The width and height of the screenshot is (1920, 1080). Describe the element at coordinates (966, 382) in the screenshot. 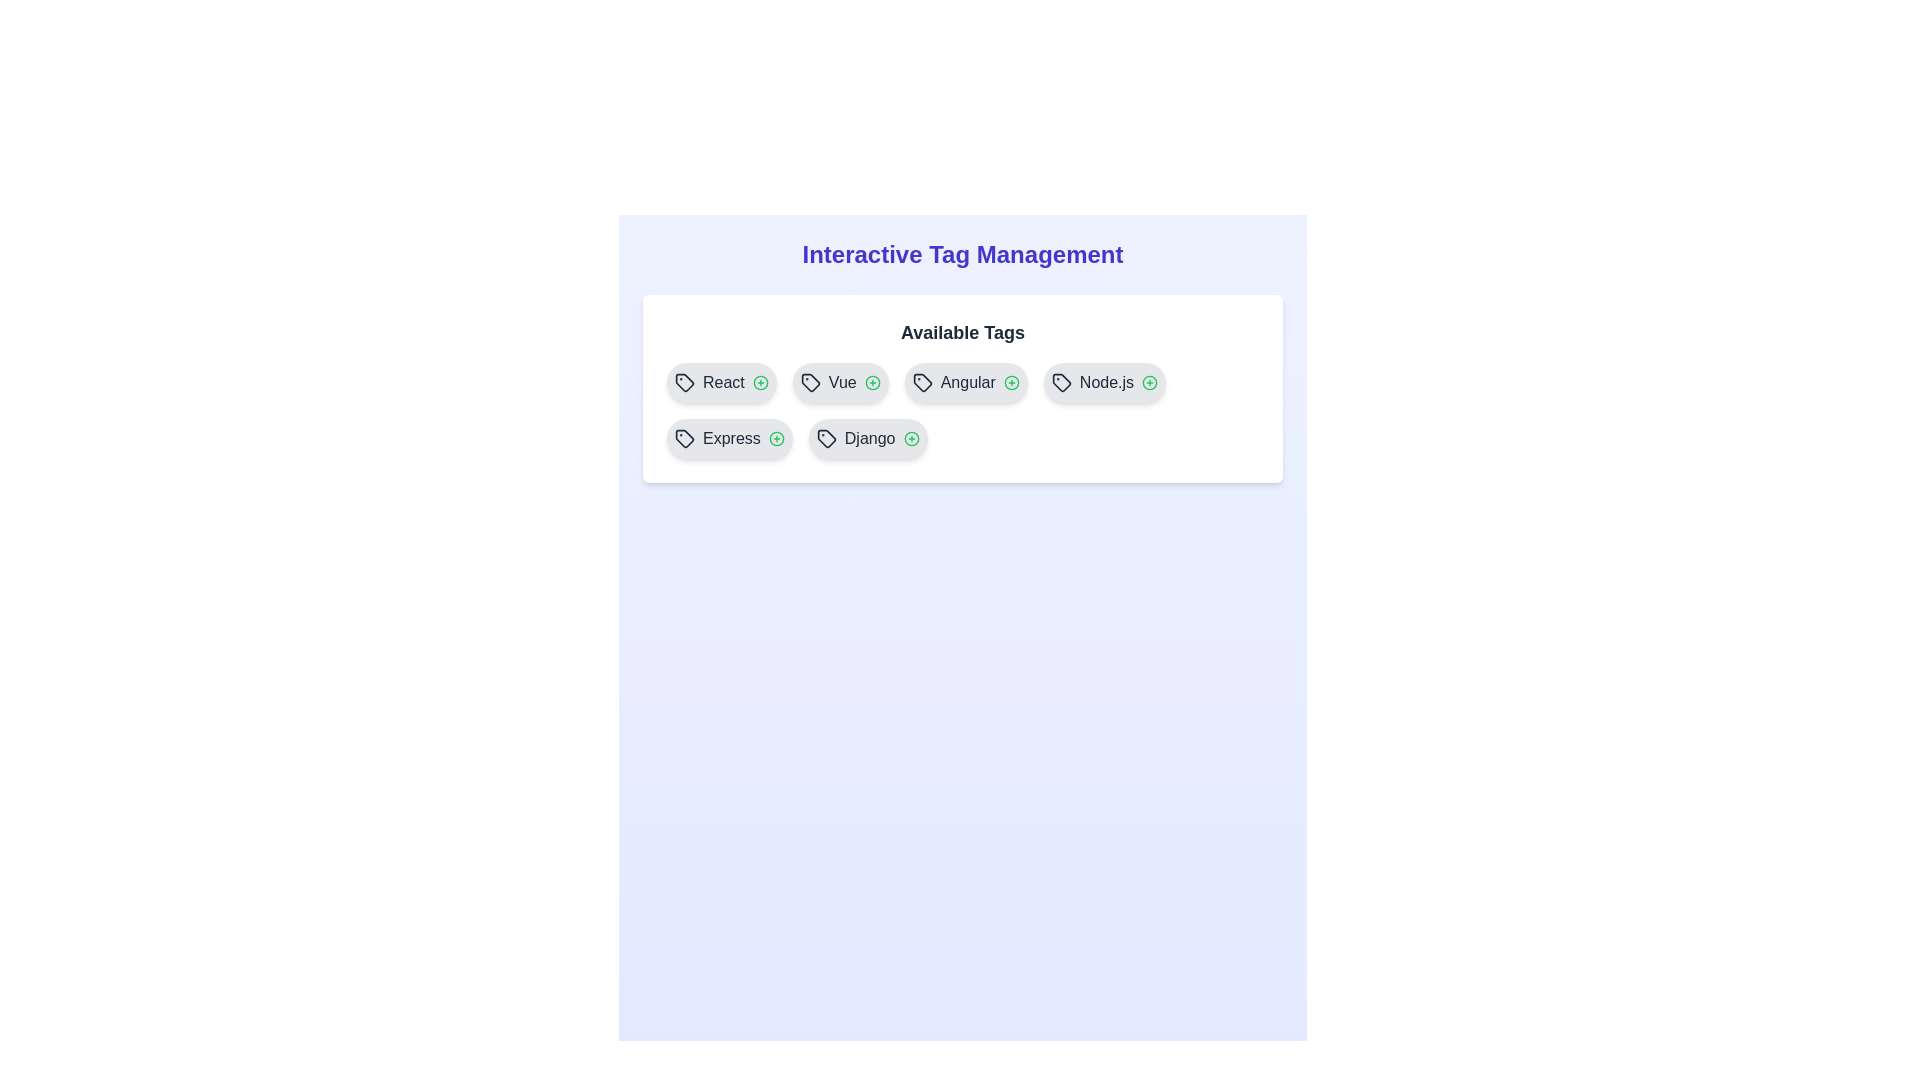

I see `the Angular tag button, which is the third button in the first row of available tags in the 'Interactive Tag Management' section` at that location.